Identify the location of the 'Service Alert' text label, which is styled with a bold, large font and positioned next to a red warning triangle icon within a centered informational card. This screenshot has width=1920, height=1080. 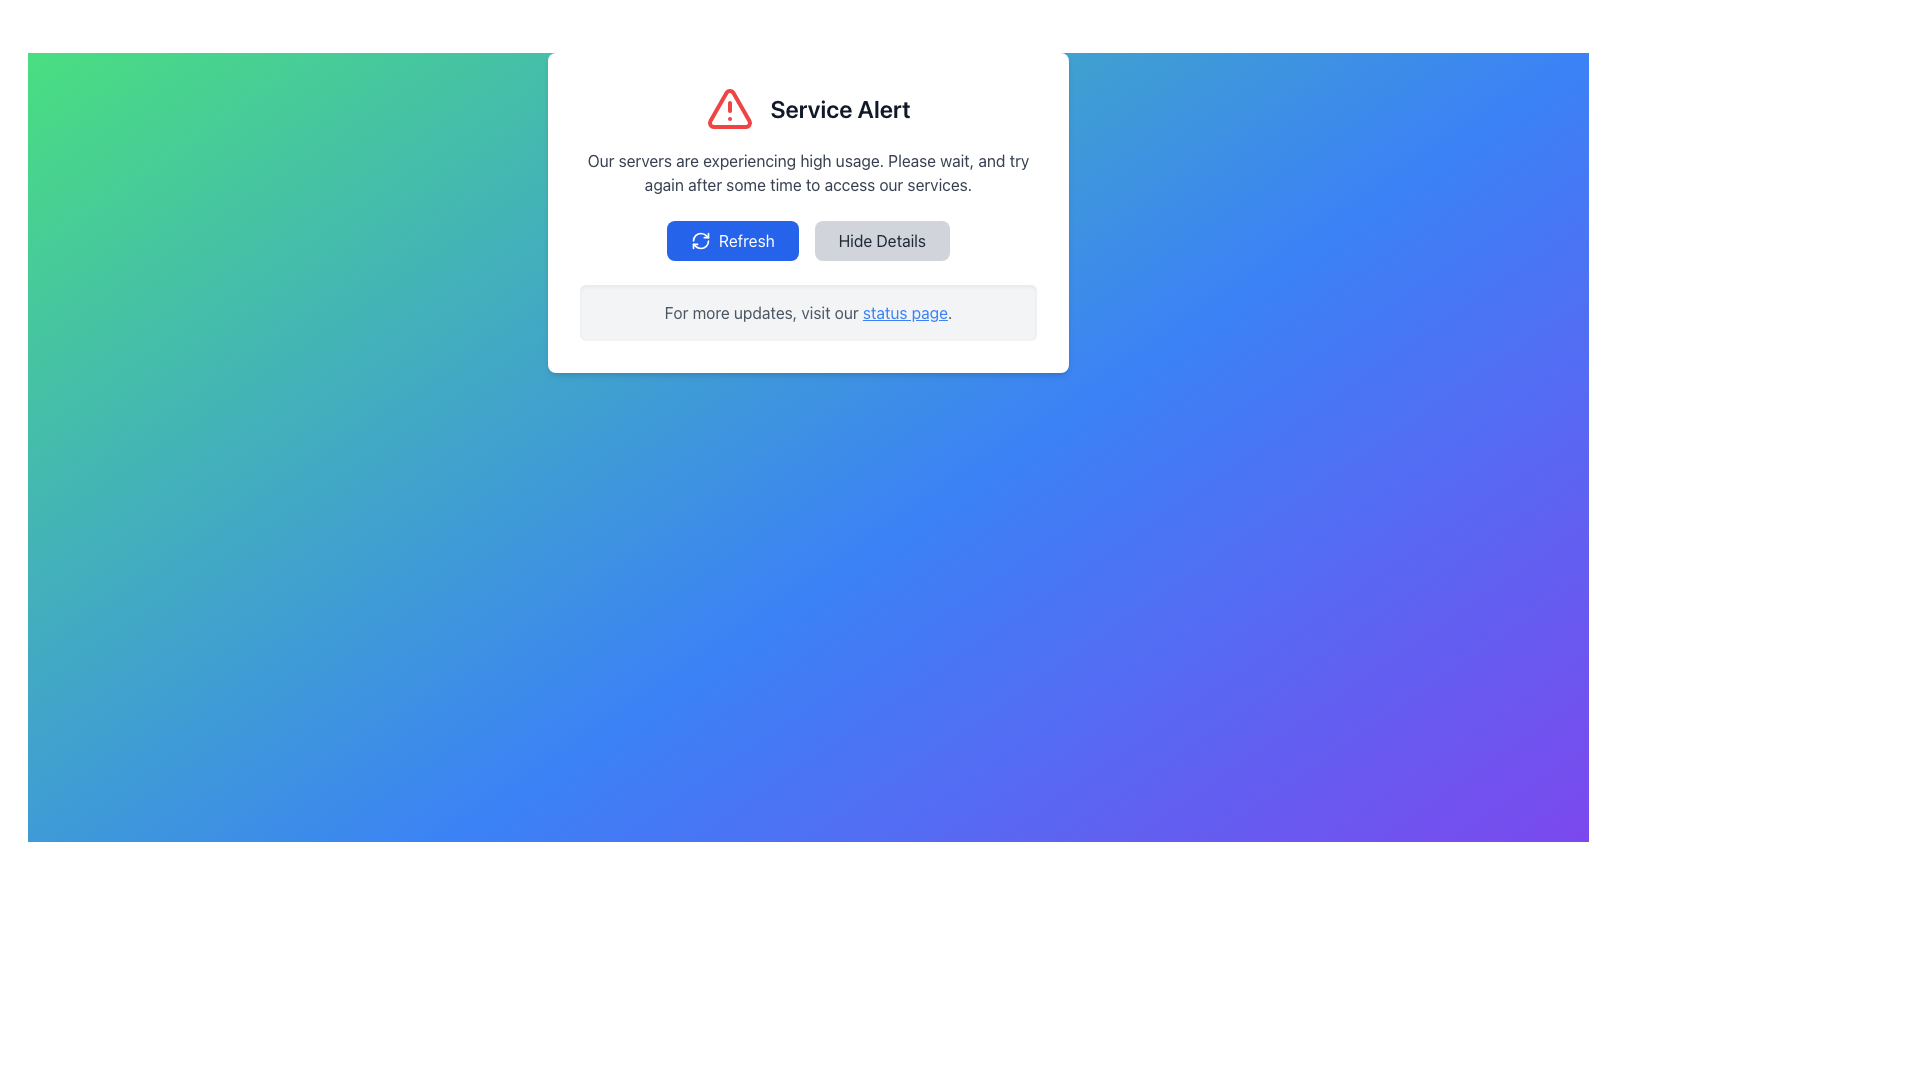
(840, 108).